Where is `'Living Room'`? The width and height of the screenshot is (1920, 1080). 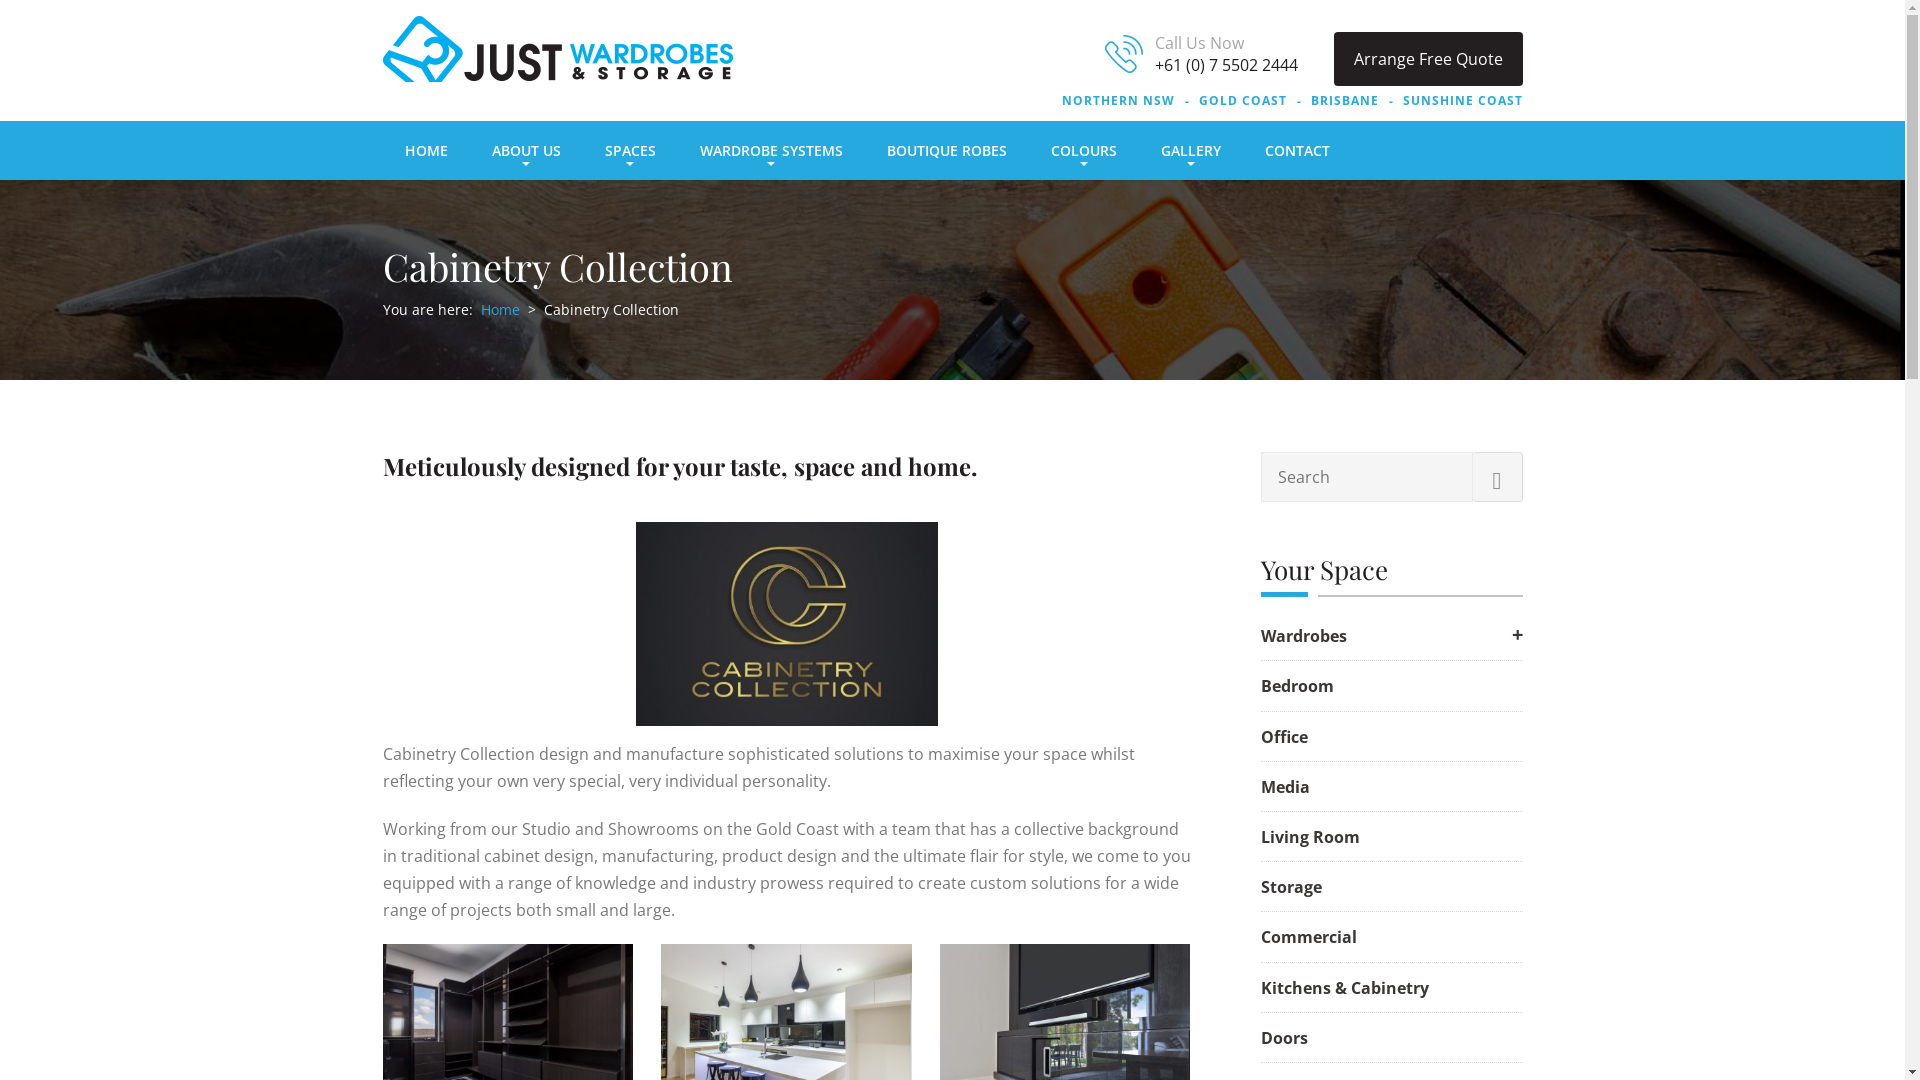 'Living Room' is located at coordinates (1390, 837).